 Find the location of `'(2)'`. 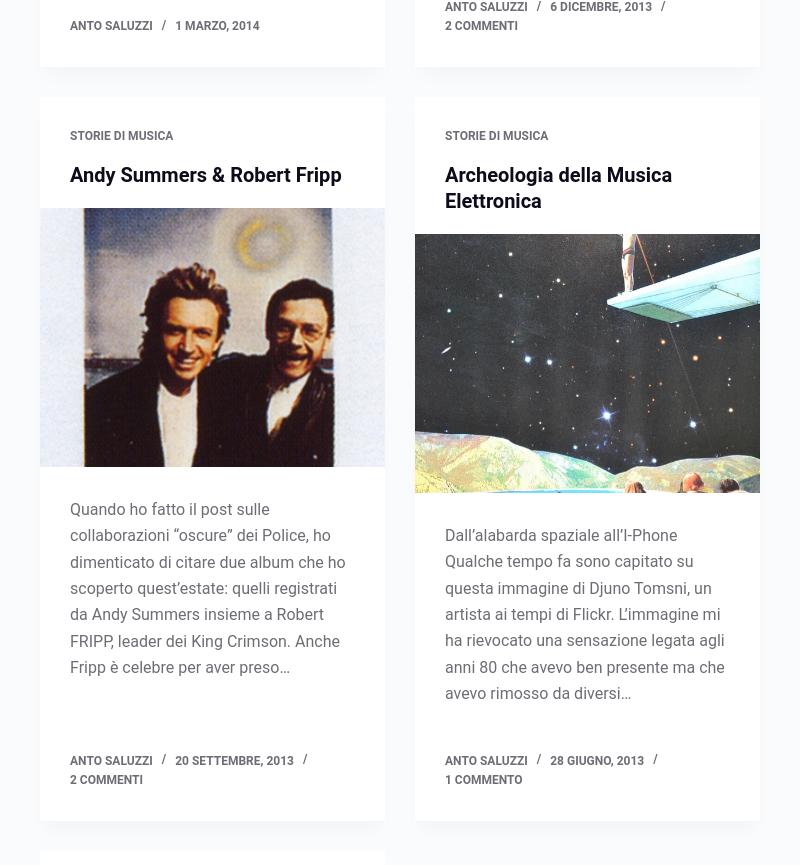

'(2)' is located at coordinates (139, 410).